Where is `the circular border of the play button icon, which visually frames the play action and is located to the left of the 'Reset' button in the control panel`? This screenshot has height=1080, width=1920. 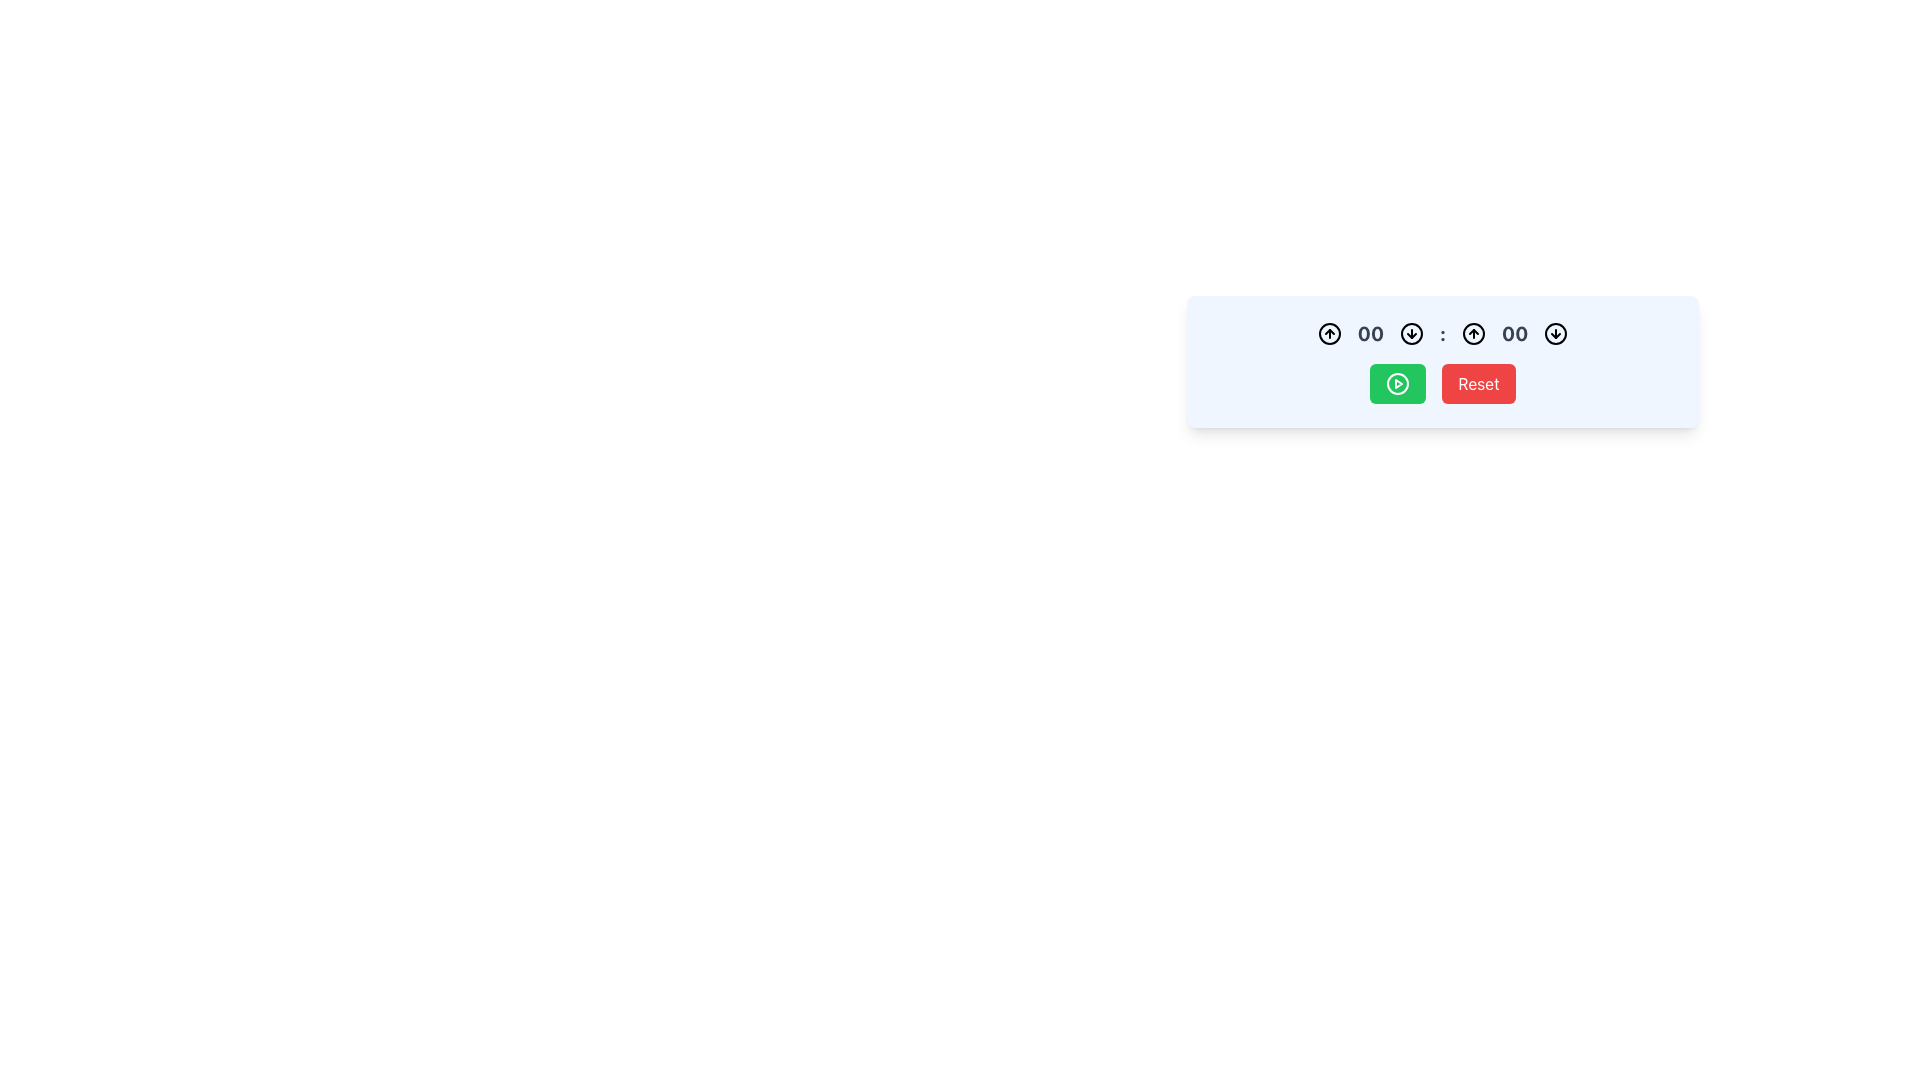
the circular border of the play button icon, which visually frames the play action and is located to the left of the 'Reset' button in the control panel is located at coordinates (1397, 384).